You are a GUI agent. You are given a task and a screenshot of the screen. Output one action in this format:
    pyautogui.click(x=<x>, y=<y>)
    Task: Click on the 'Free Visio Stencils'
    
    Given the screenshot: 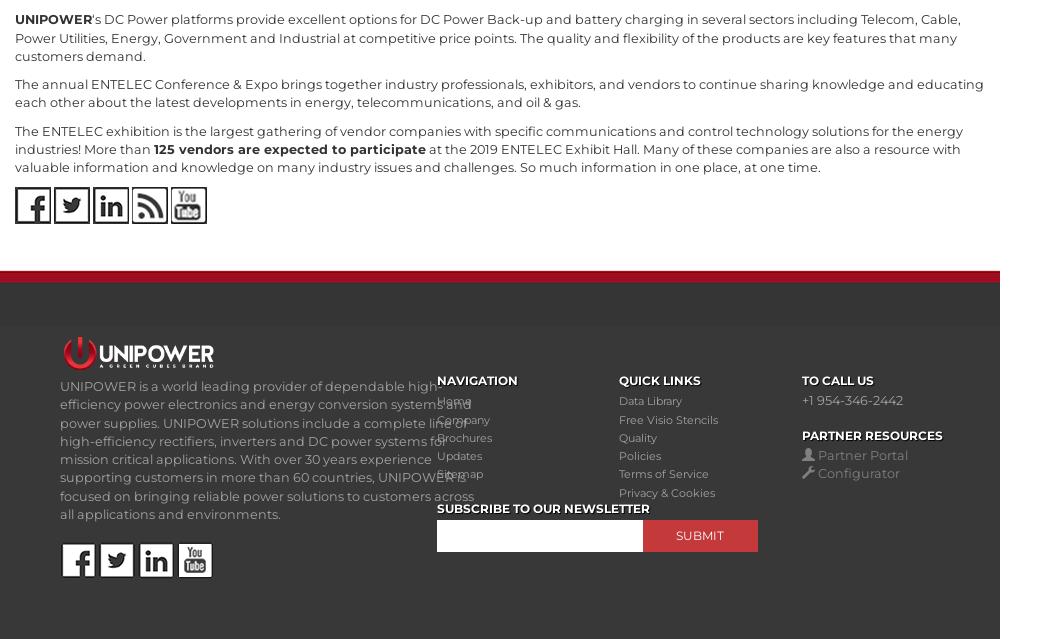 What is the action you would take?
    pyautogui.click(x=618, y=418)
    